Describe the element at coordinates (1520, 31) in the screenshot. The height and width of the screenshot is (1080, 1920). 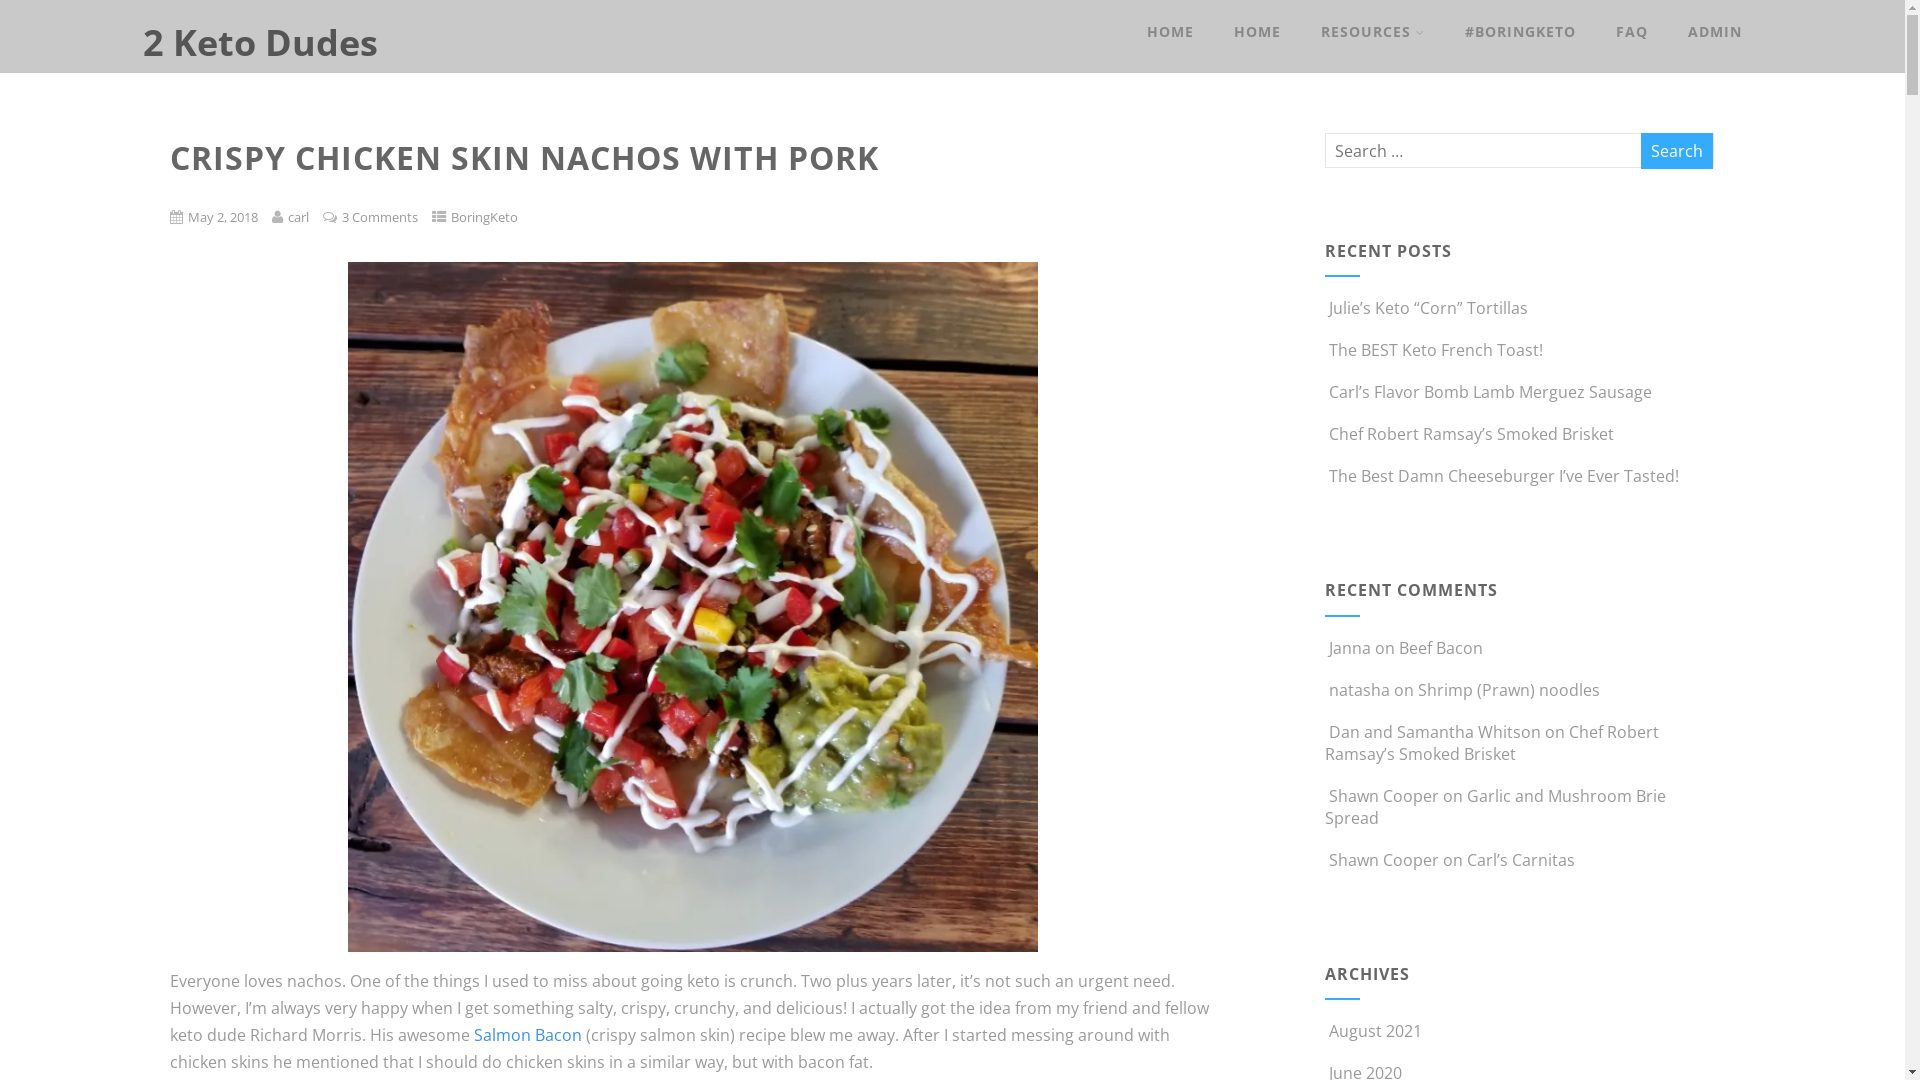
I see `'#BORINGKETO'` at that location.